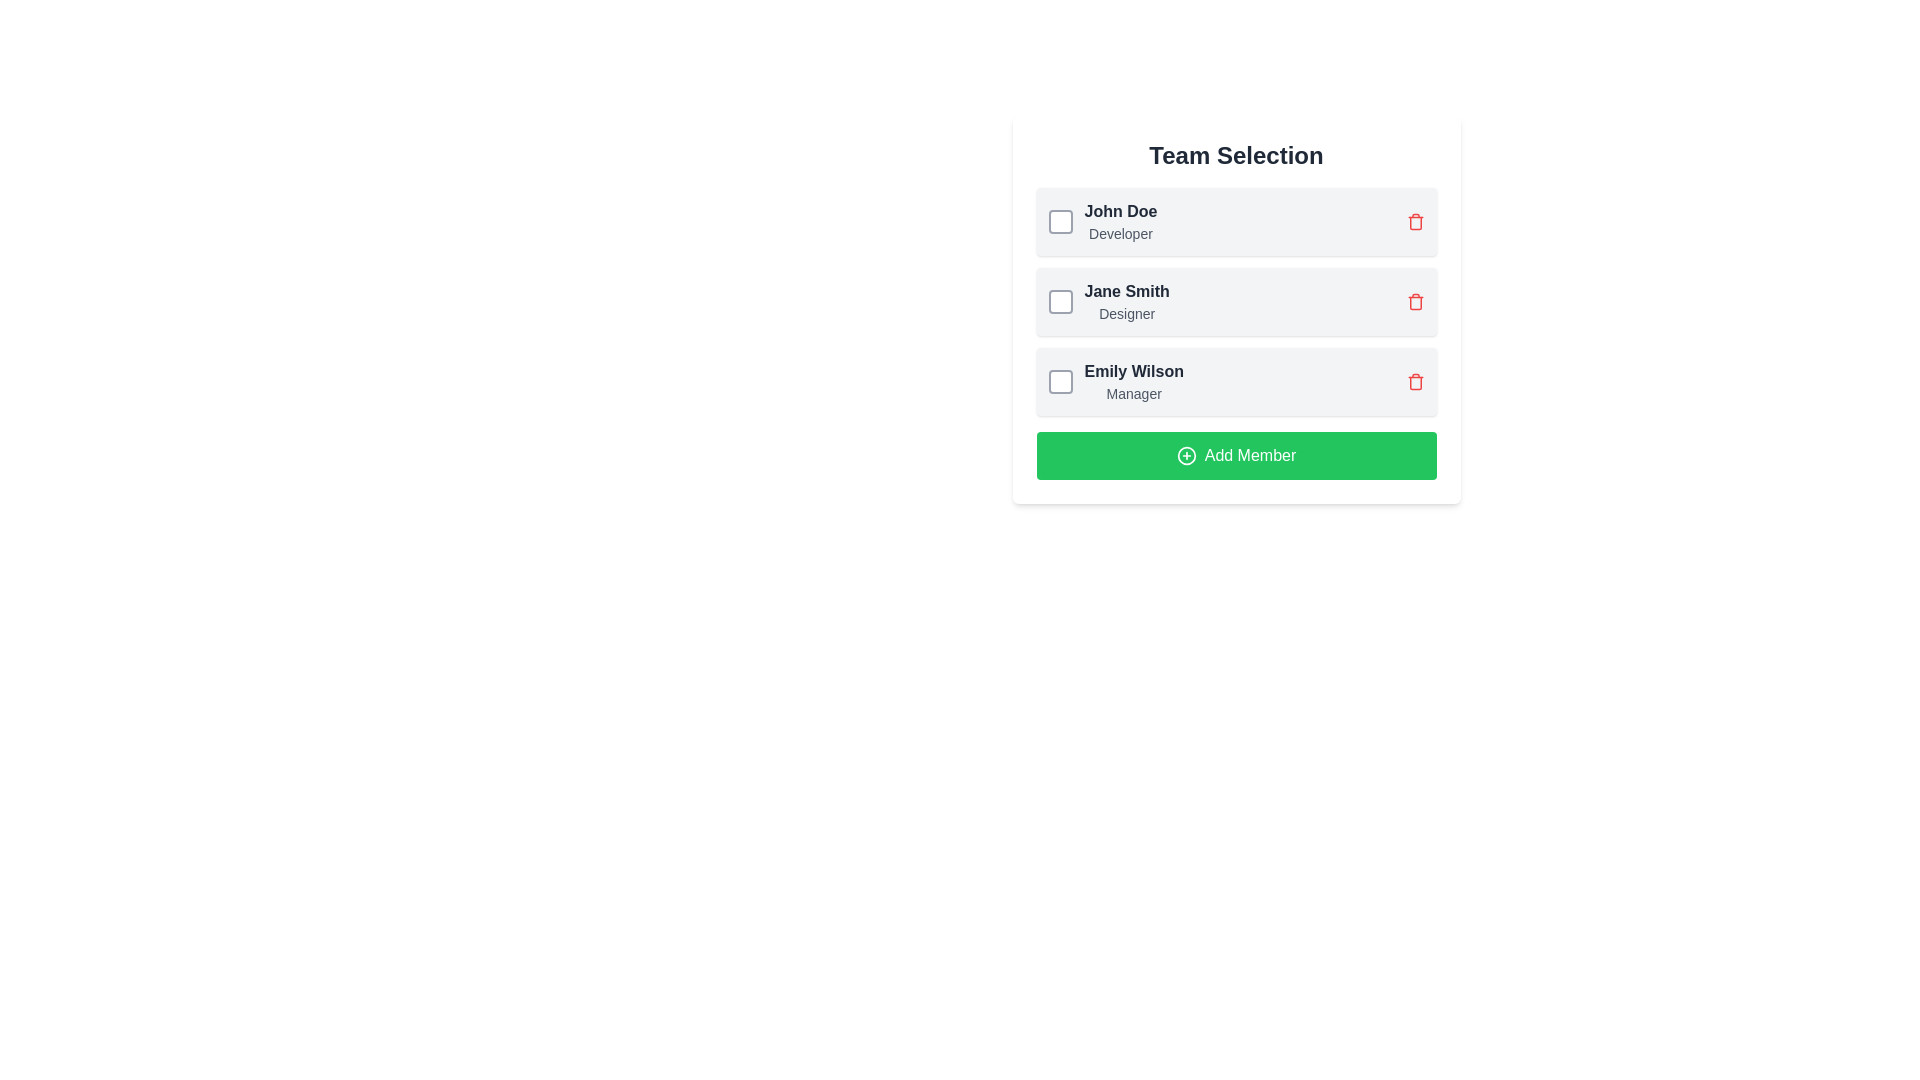  What do you see at coordinates (1134, 381) in the screenshot?
I see `the label displaying 'Emily Wilson' and 'Manager' which is located in the third row of a list, adjacent to a checkbox and a delete icon` at bounding box center [1134, 381].